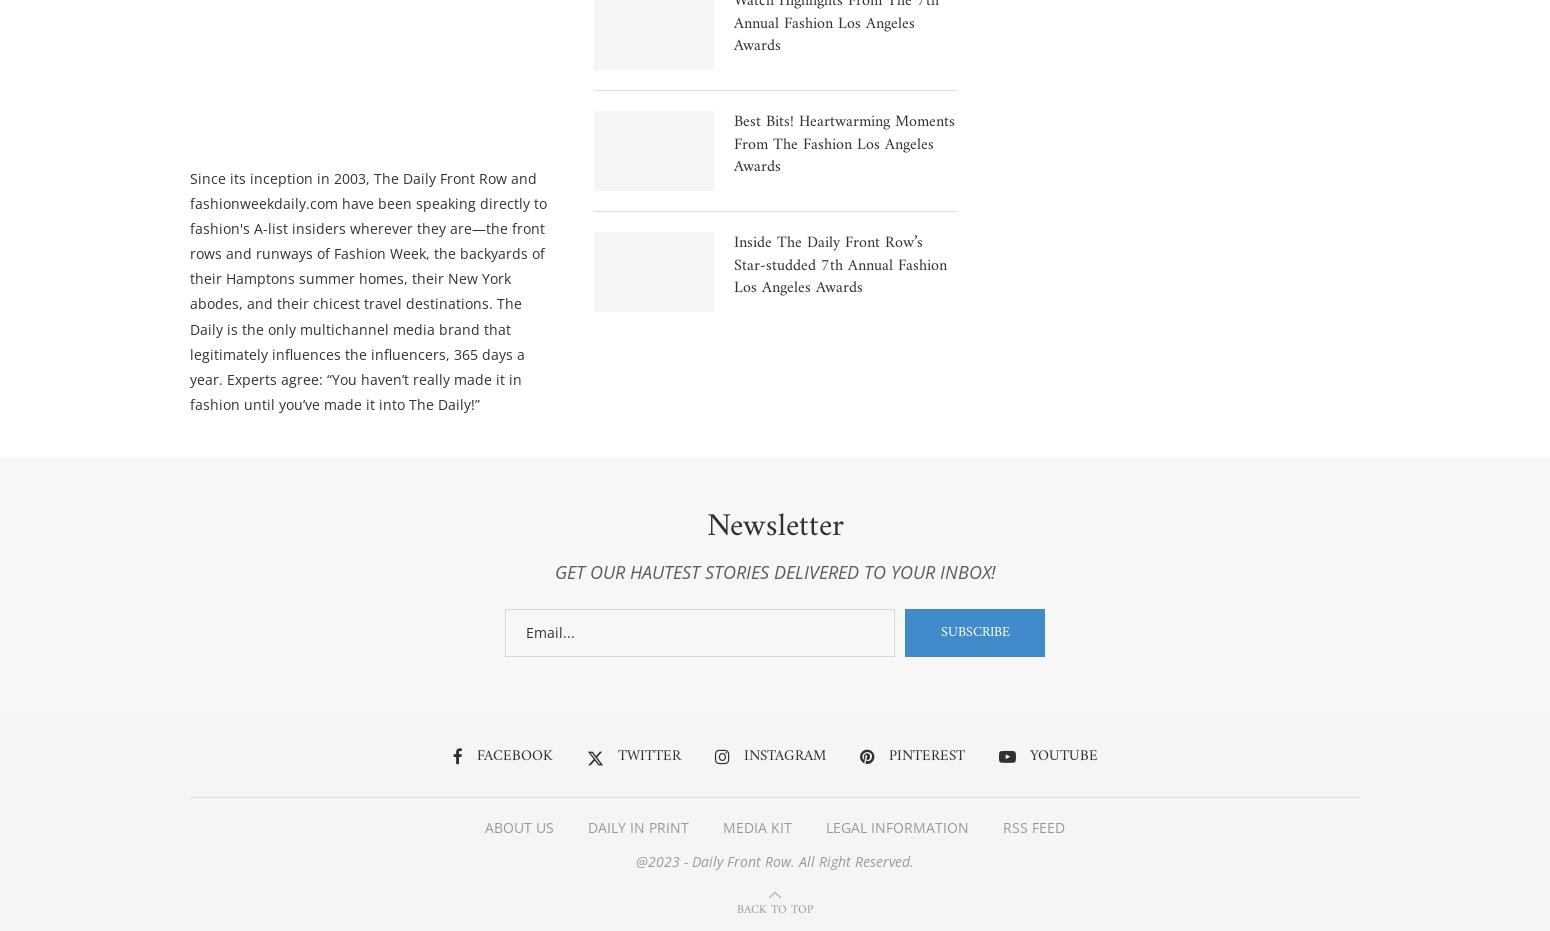 Image resolution: width=1550 pixels, height=931 pixels. I want to click on 'Best Bits! Heartwarming Moments From The Fashion Los Angeles Awards', so click(842, 143).